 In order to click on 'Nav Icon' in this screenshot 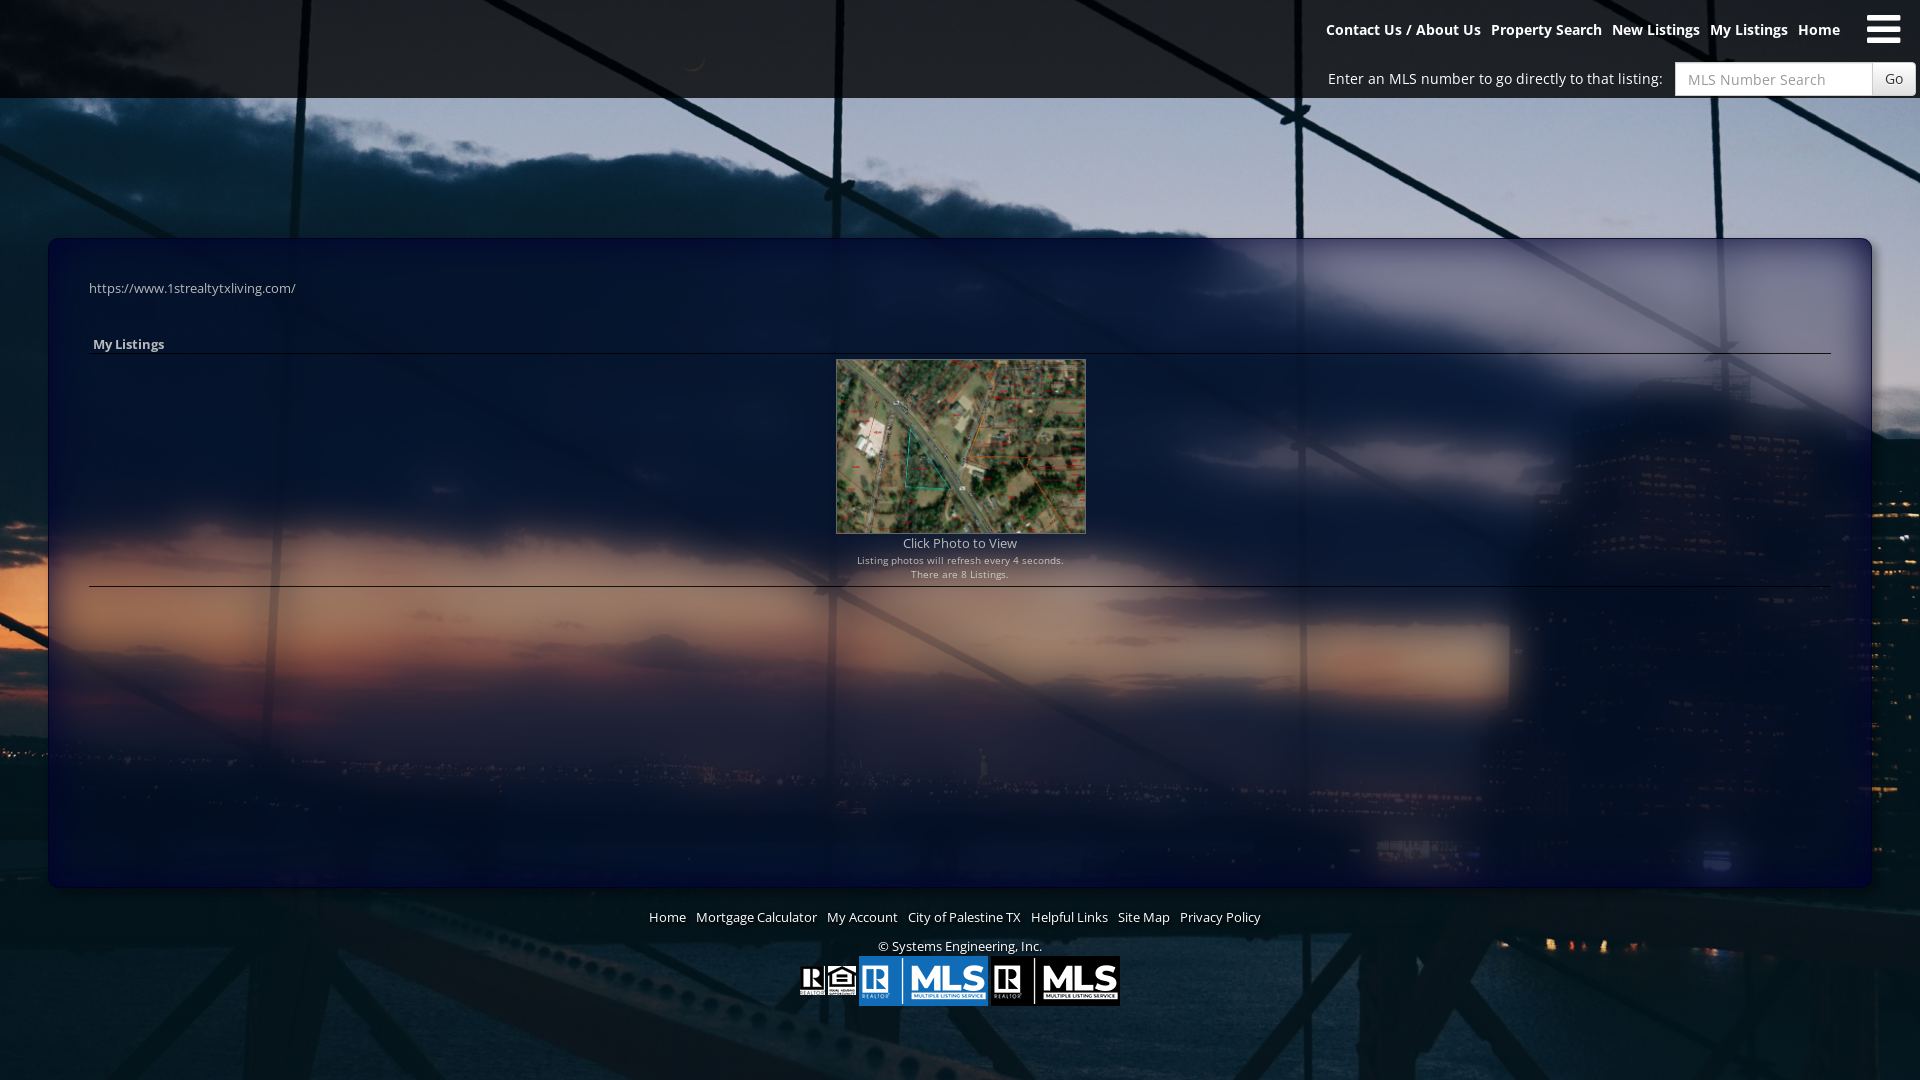, I will do `click(1882, 29)`.